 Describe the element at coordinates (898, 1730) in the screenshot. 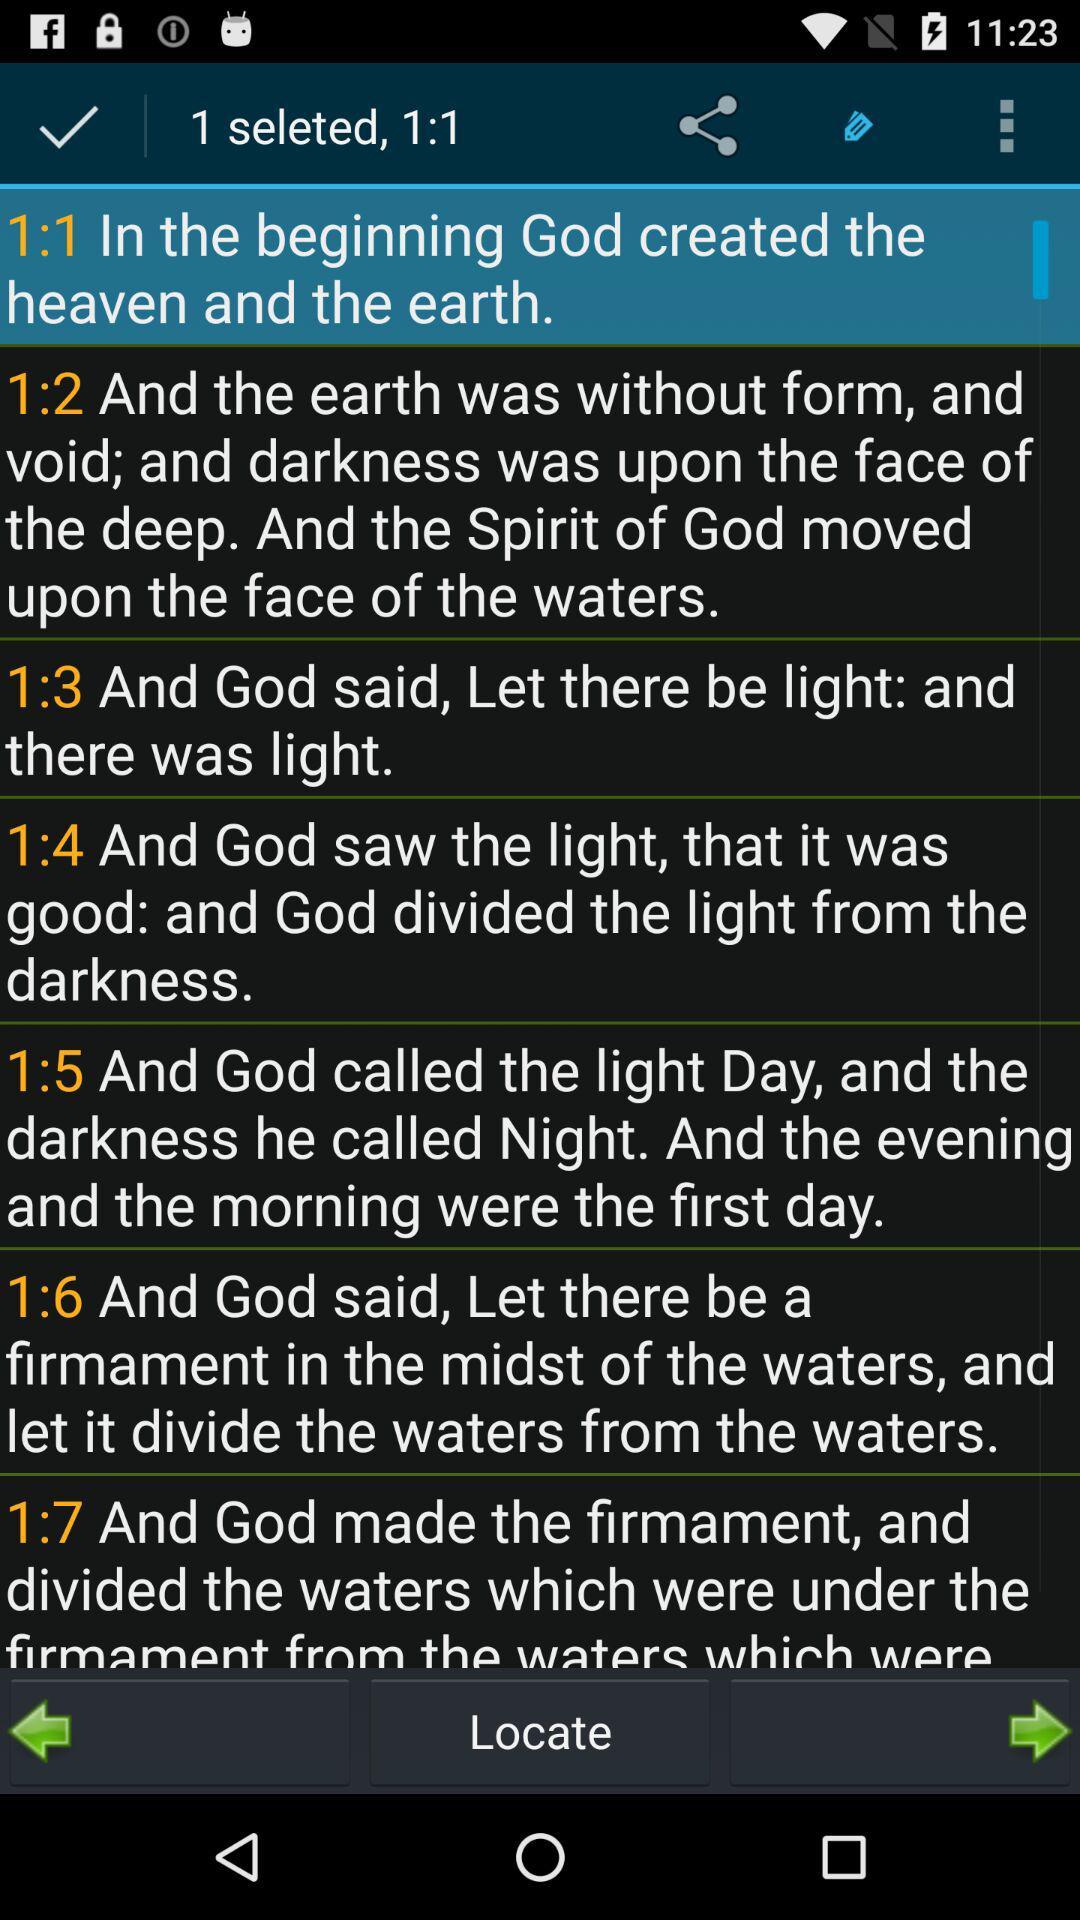

I see `the item below 1 7 and app` at that location.